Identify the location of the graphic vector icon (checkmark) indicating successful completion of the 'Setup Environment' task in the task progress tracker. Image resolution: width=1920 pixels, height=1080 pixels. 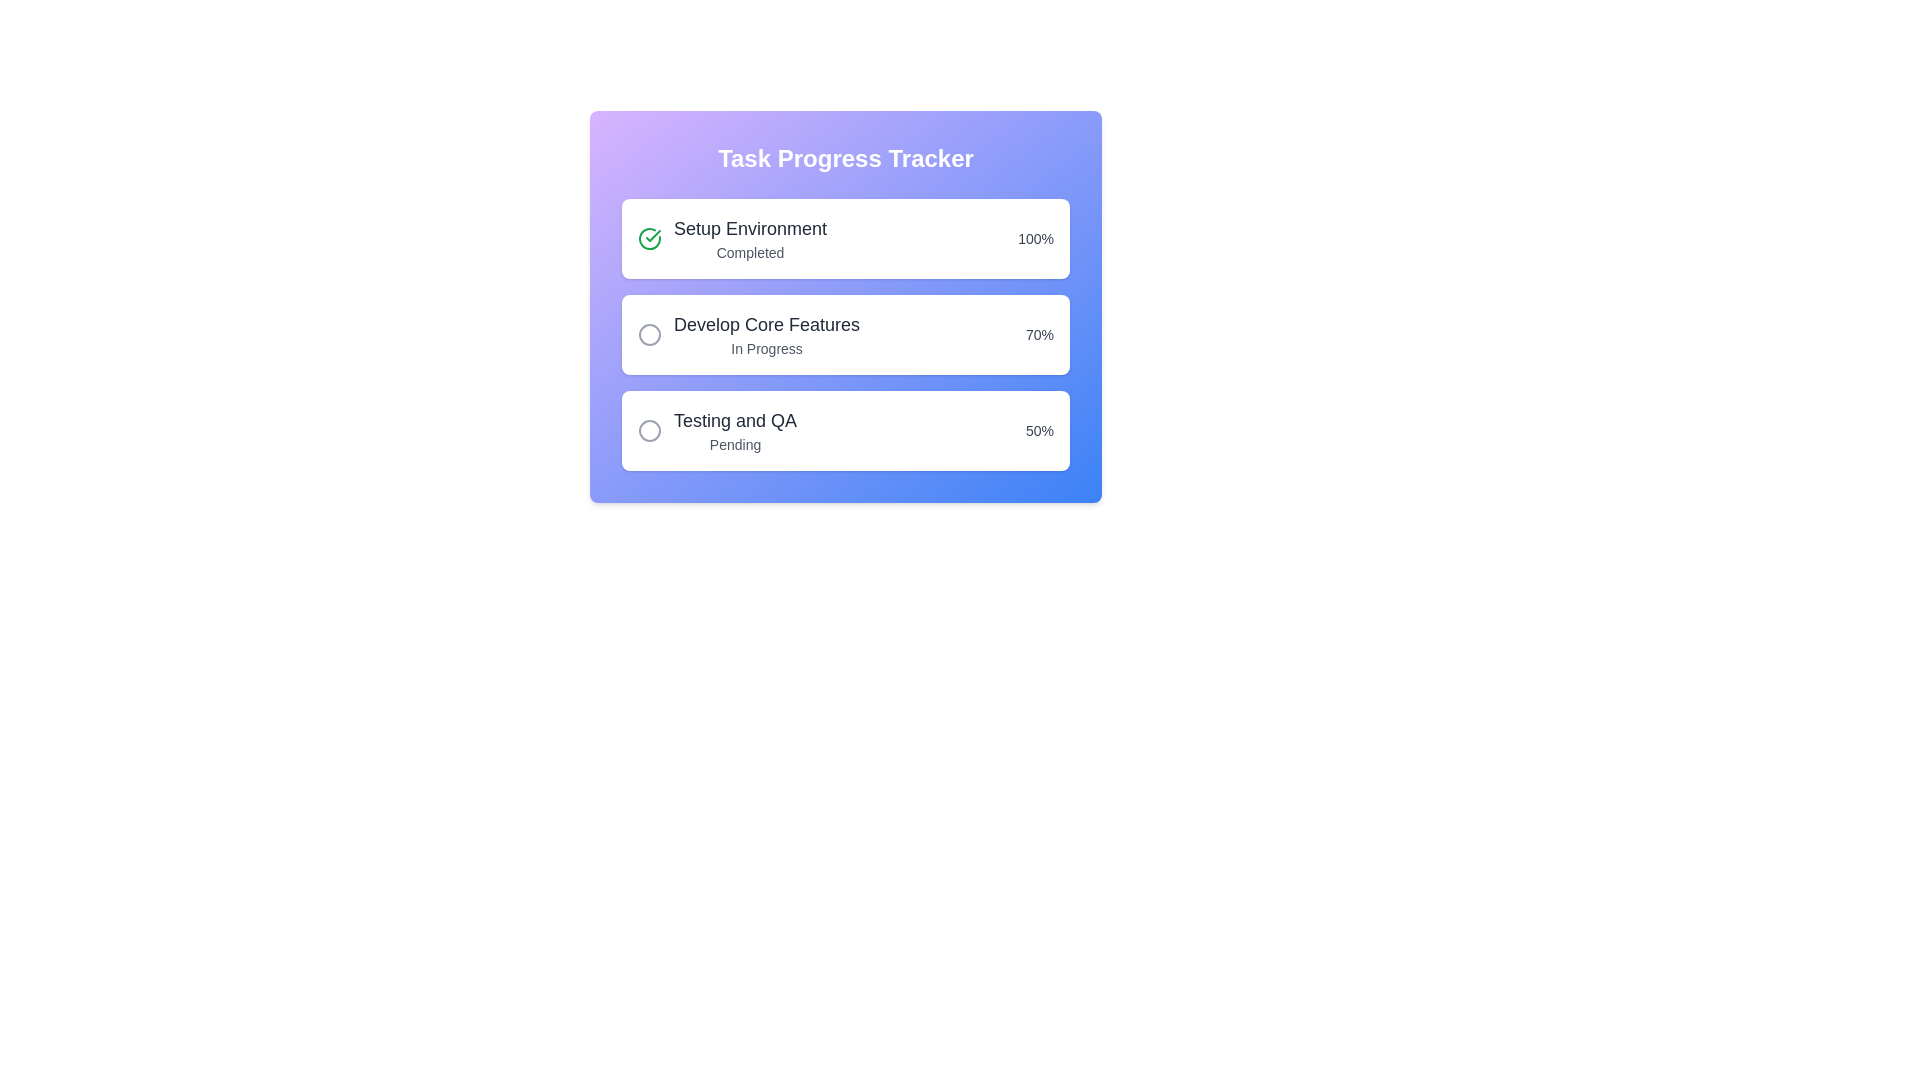
(653, 234).